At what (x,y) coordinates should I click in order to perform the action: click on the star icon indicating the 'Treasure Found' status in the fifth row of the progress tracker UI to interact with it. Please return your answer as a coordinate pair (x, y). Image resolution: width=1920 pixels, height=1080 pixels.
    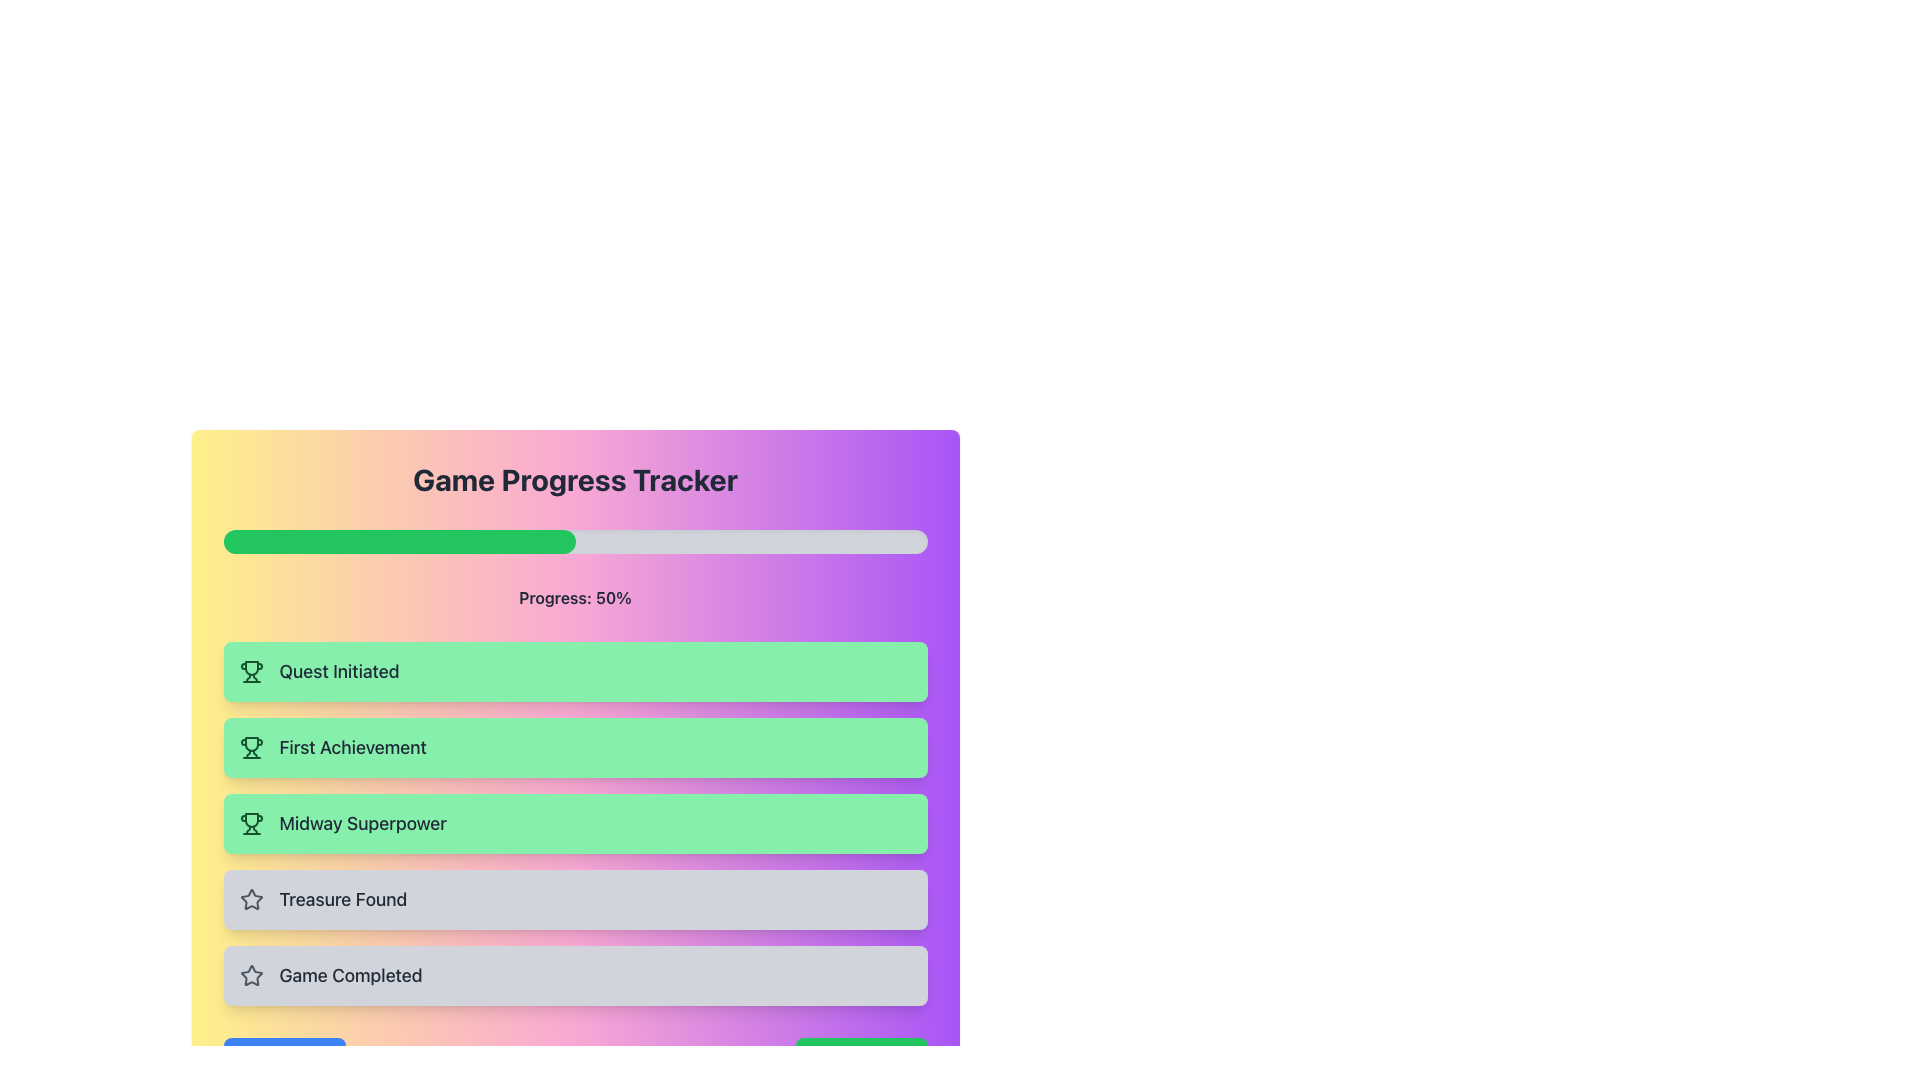
    Looking at the image, I should click on (250, 974).